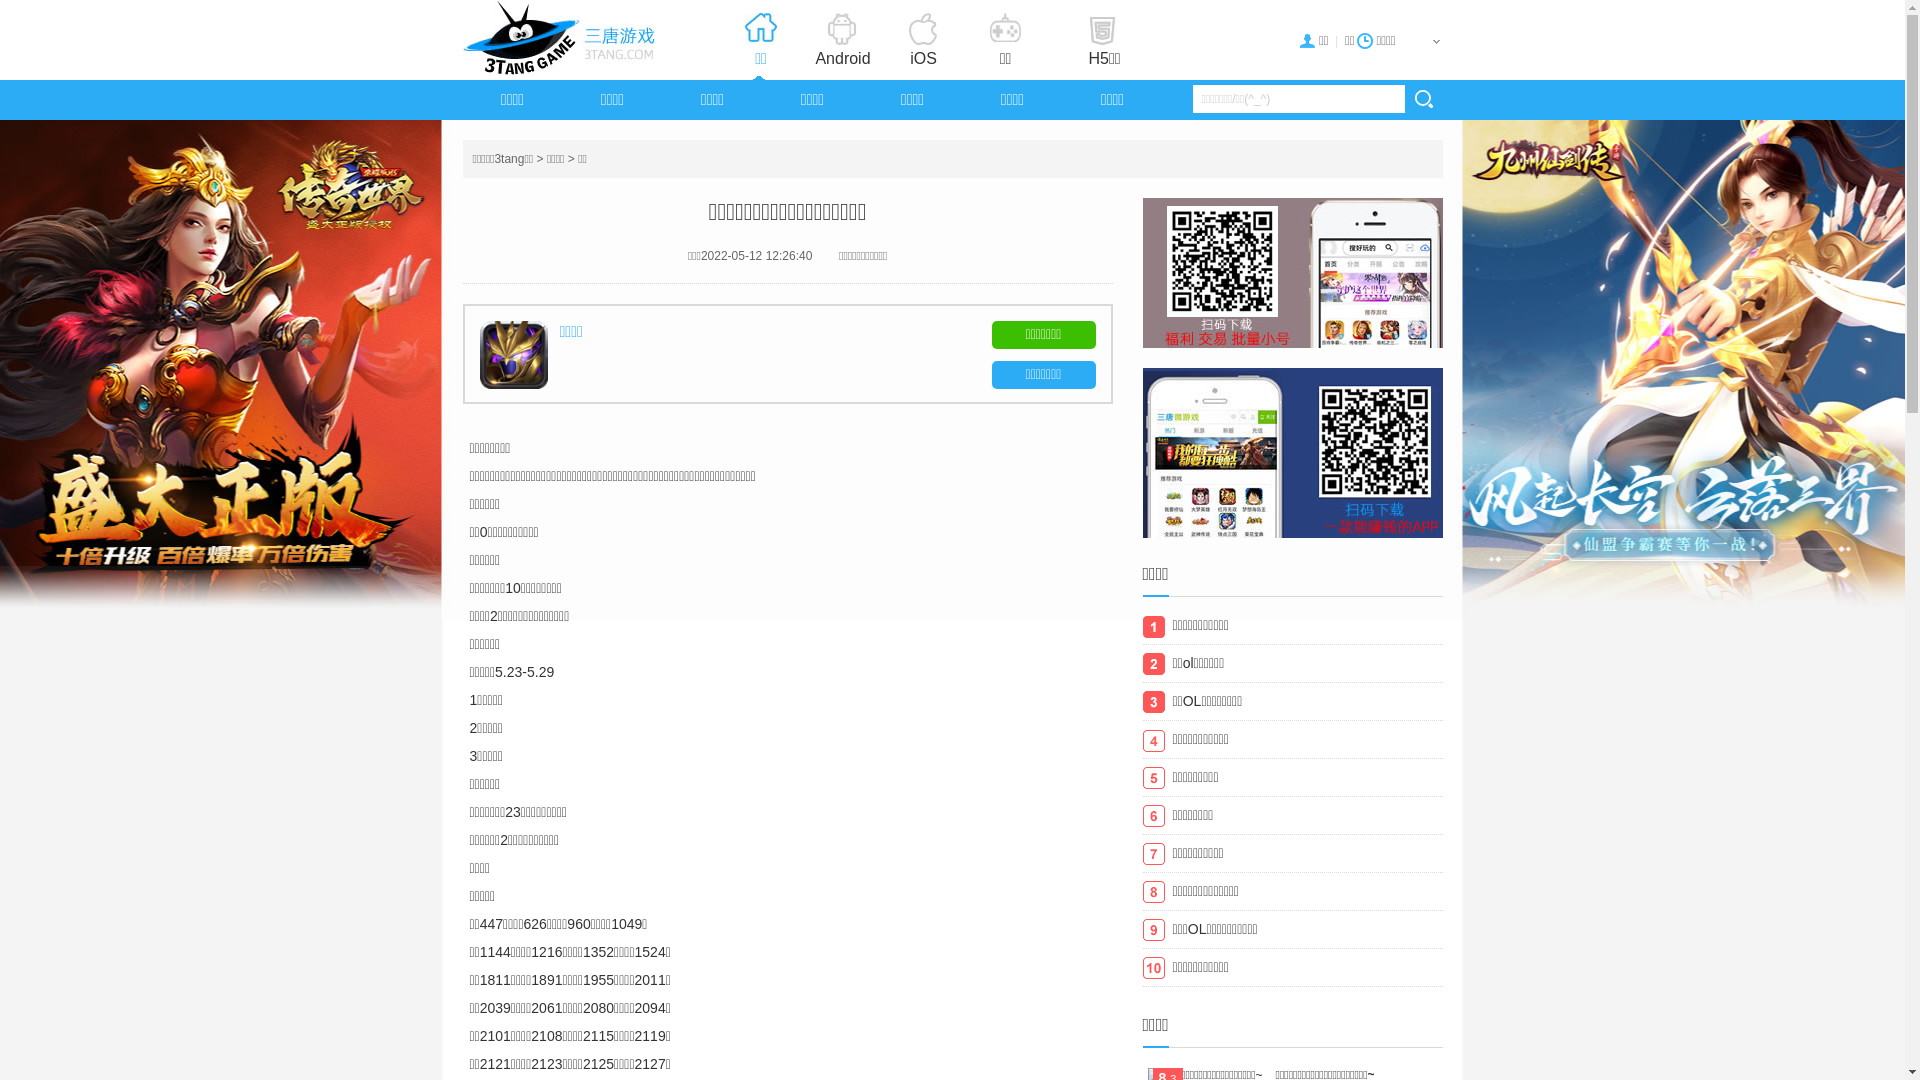 Image resolution: width=1920 pixels, height=1080 pixels. Describe the element at coordinates (921, 41) in the screenshot. I see `'iOS'` at that location.